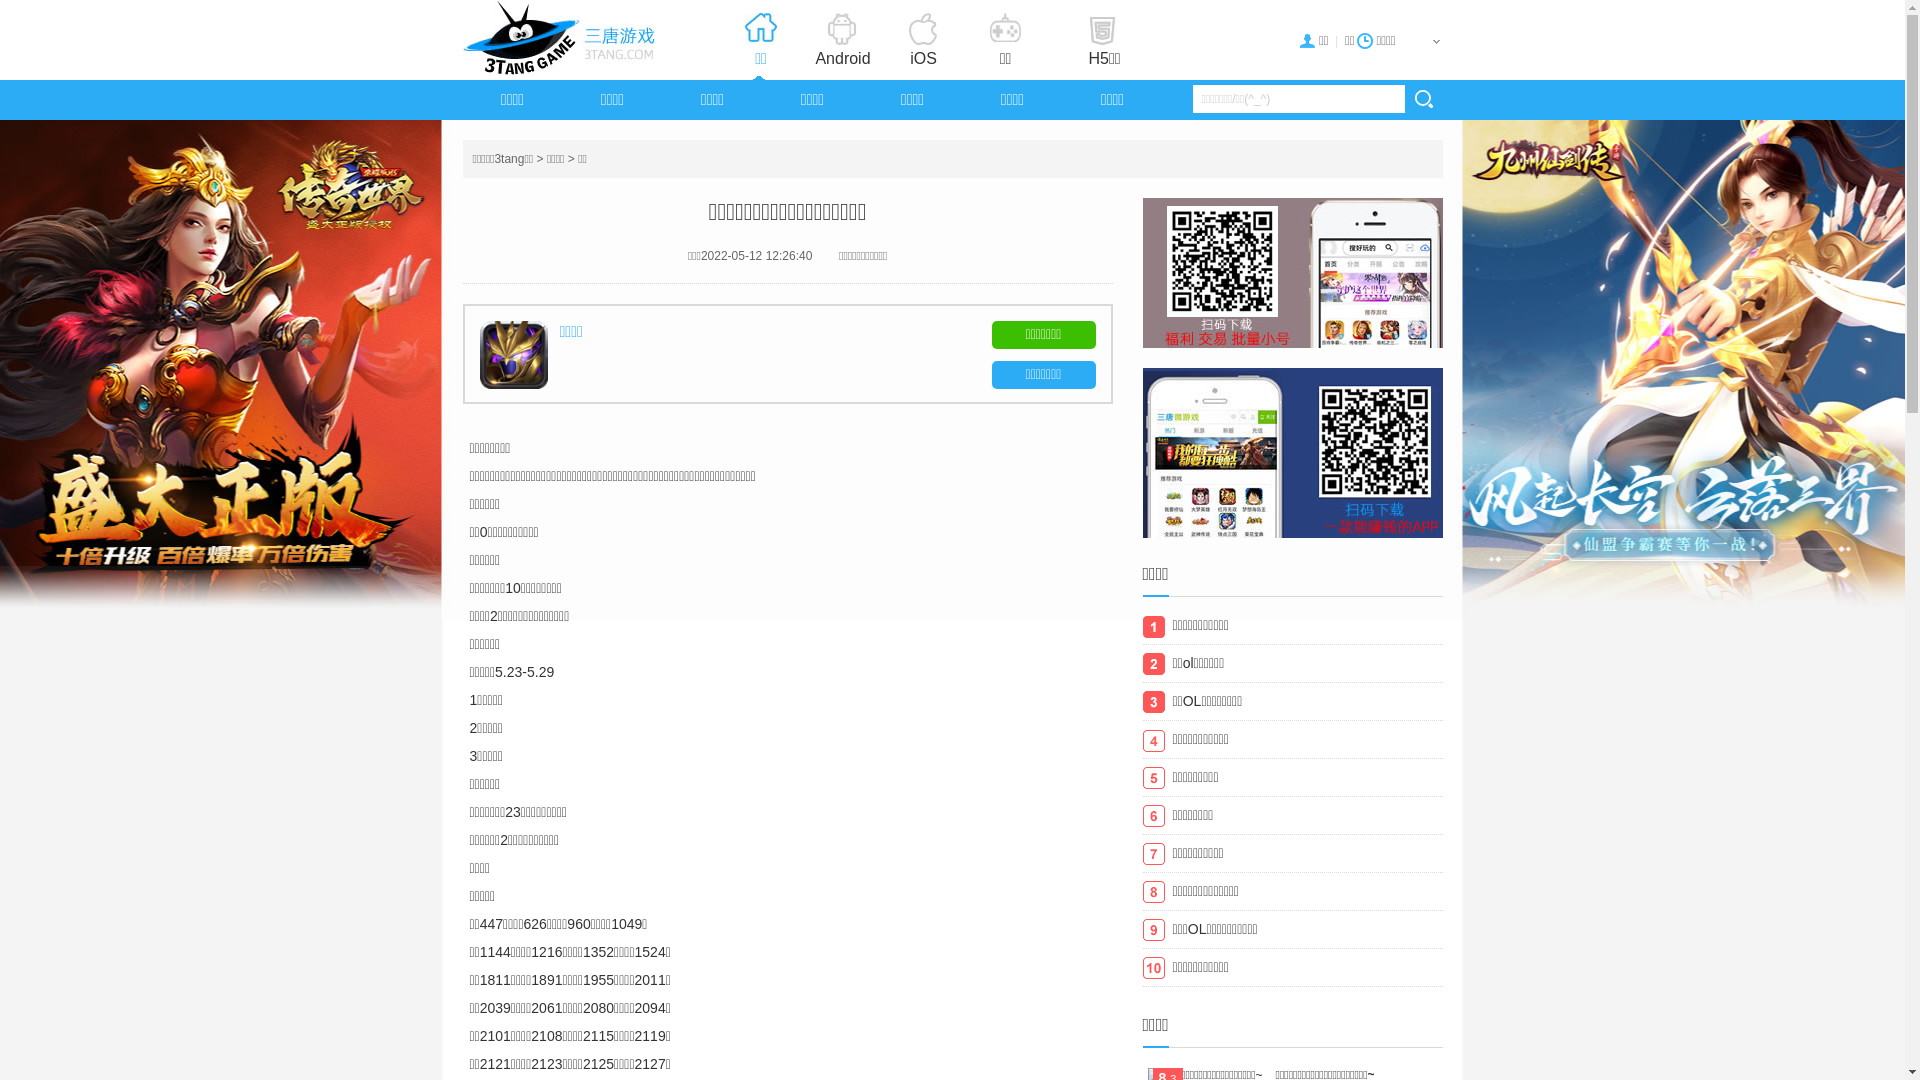 Image resolution: width=1920 pixels, height=1080 pixels. Describe the element at coordinates (921, 41) in the screenshot. I see `'iOS'` at that location.